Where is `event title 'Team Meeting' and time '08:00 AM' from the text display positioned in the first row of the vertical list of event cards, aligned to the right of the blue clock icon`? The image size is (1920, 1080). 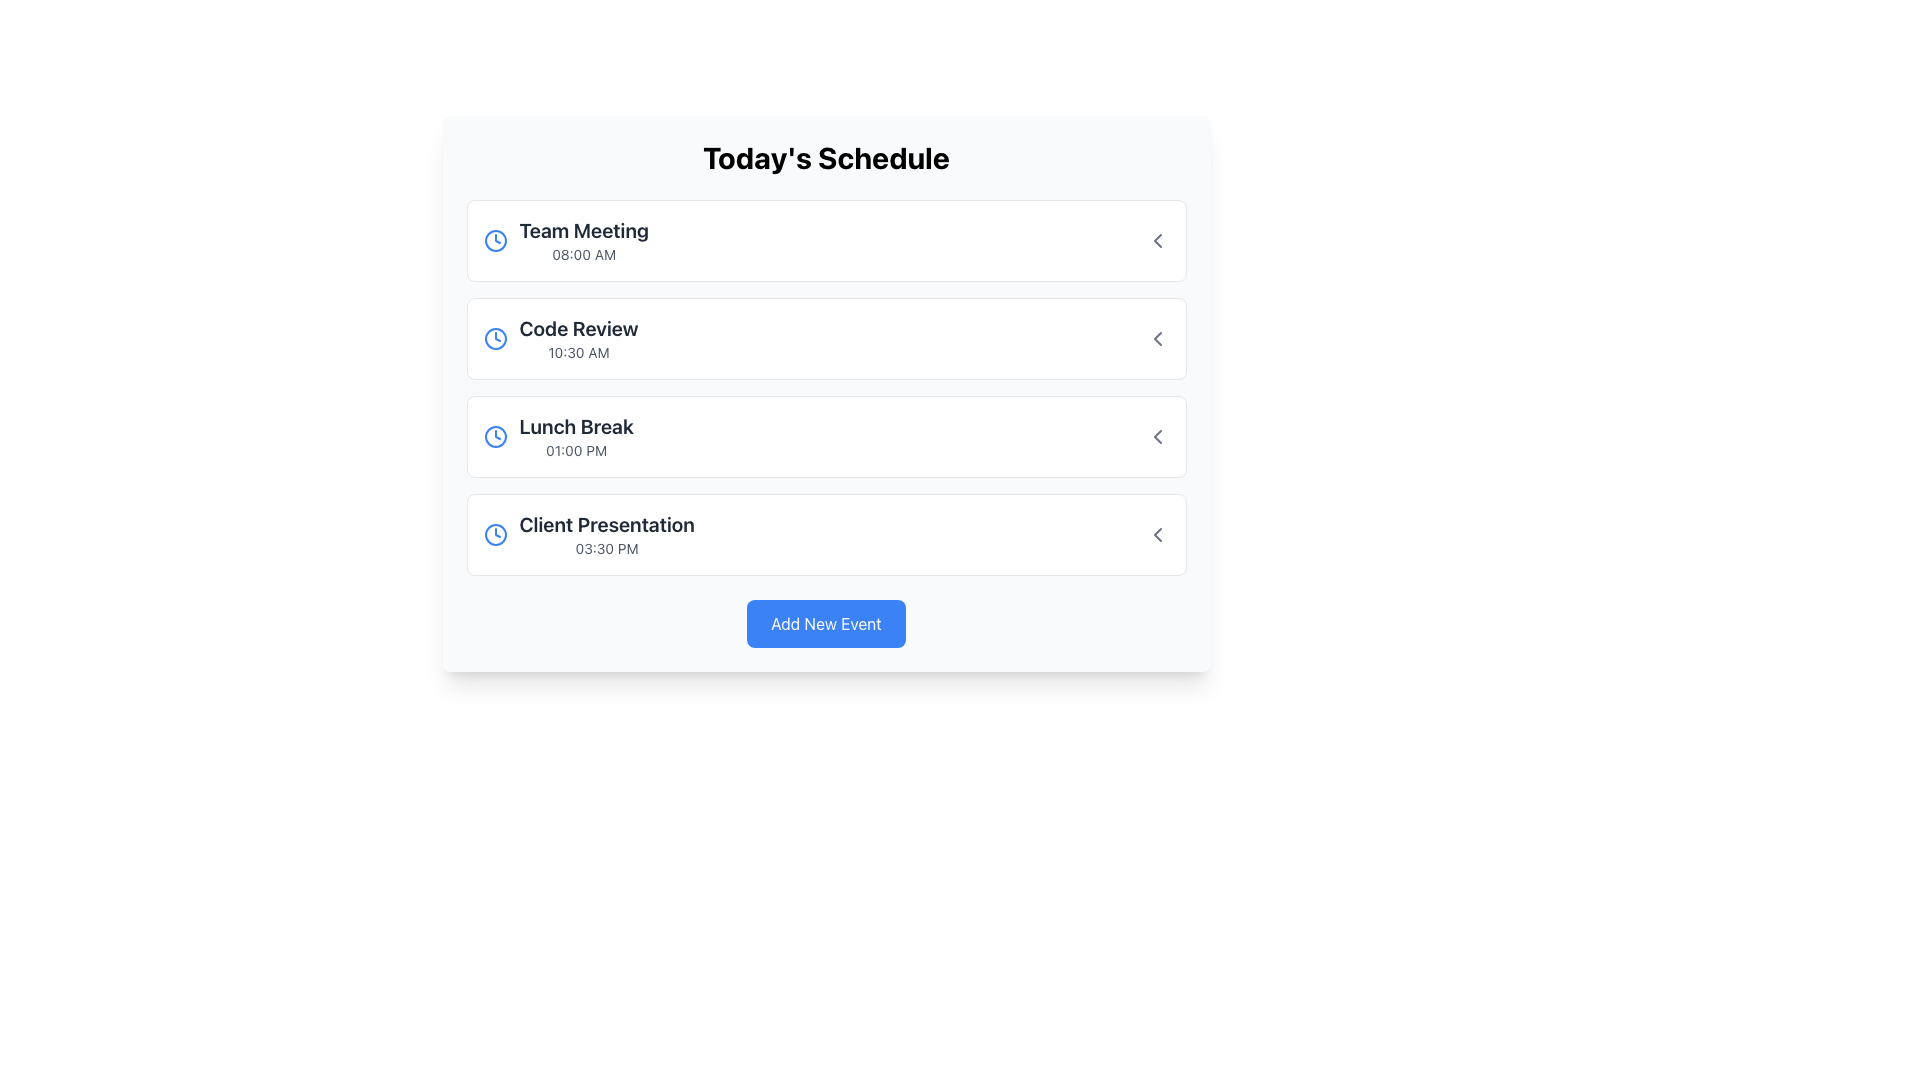 event title 'Team Meeting' and time '08:00 AM' from the text display positioned in the first row of the vertical list of event cards, aligned to the right of the blue clock icon is located at coordinates (583, 239).